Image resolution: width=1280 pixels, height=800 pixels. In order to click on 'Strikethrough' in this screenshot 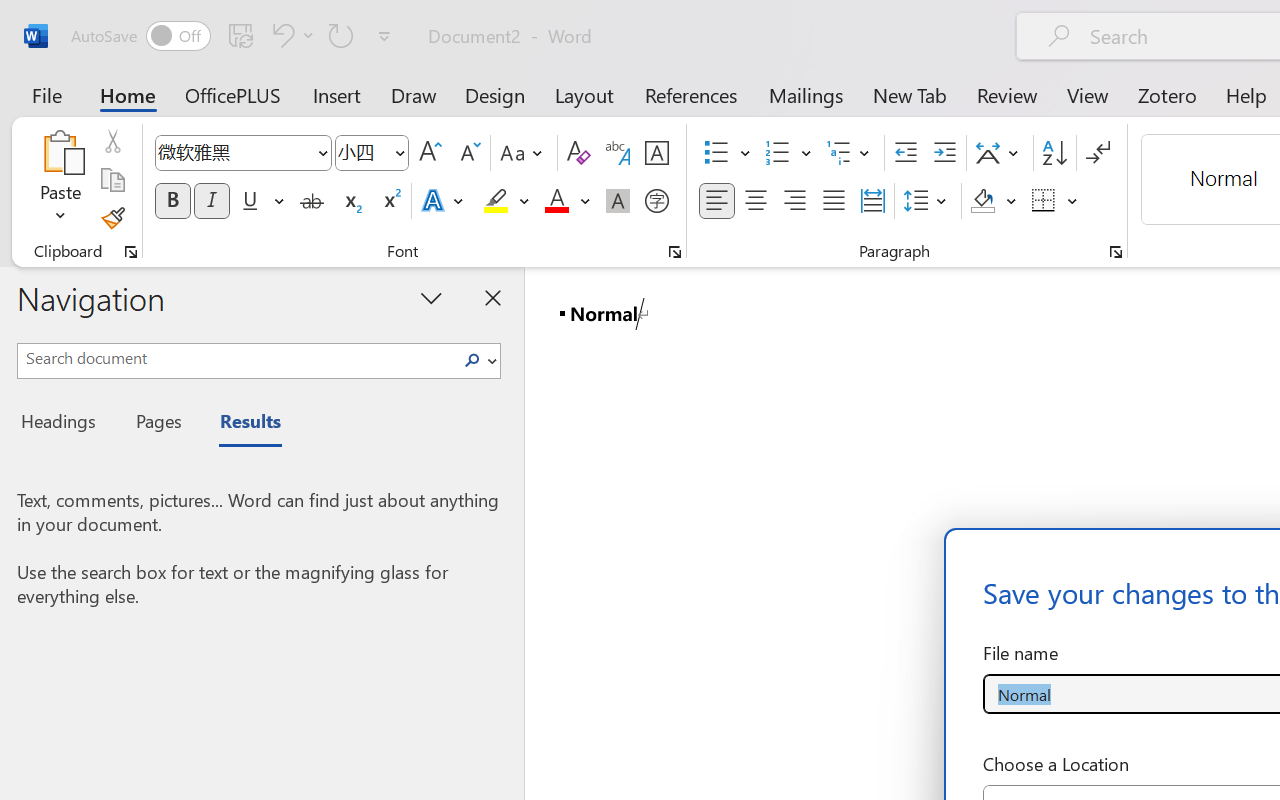, I will do `click(311, 201)`.